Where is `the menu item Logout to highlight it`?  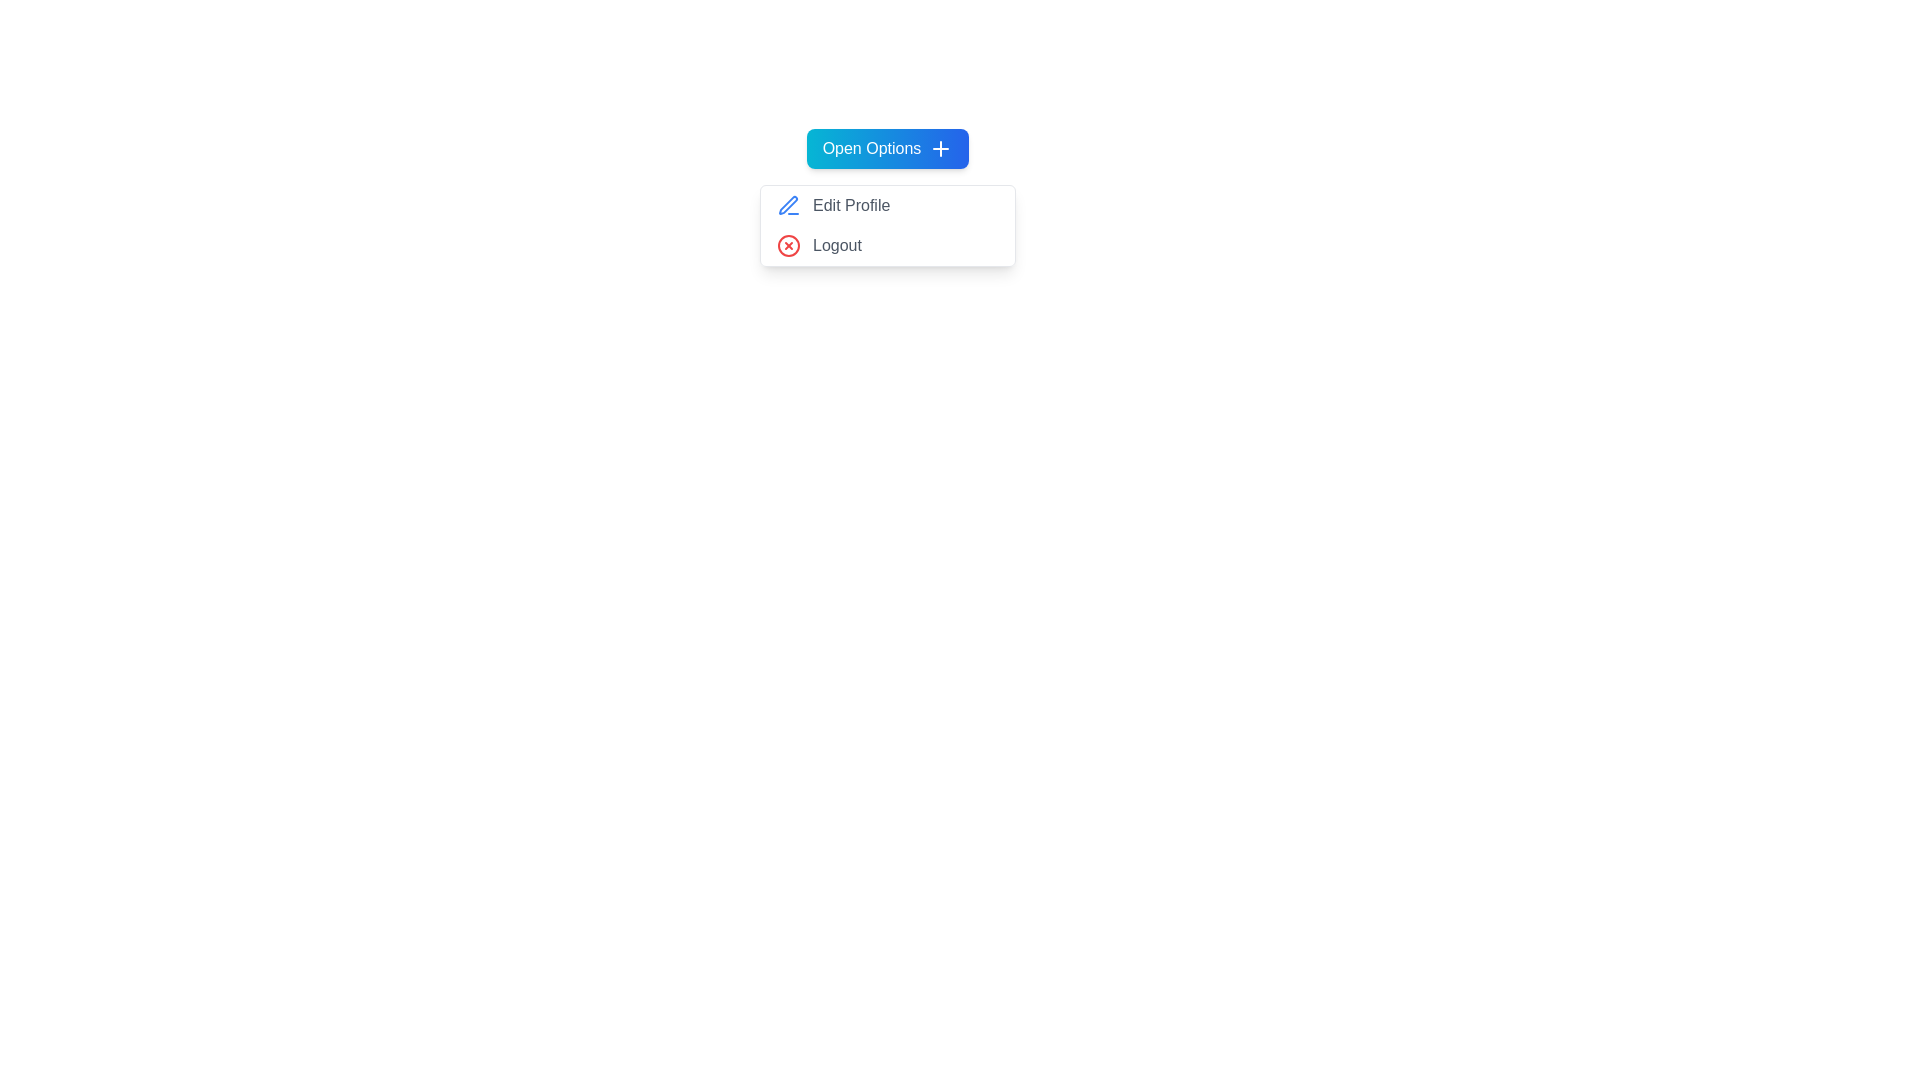
the menu item Logout to highlight it is located at coordinates (887, 245).